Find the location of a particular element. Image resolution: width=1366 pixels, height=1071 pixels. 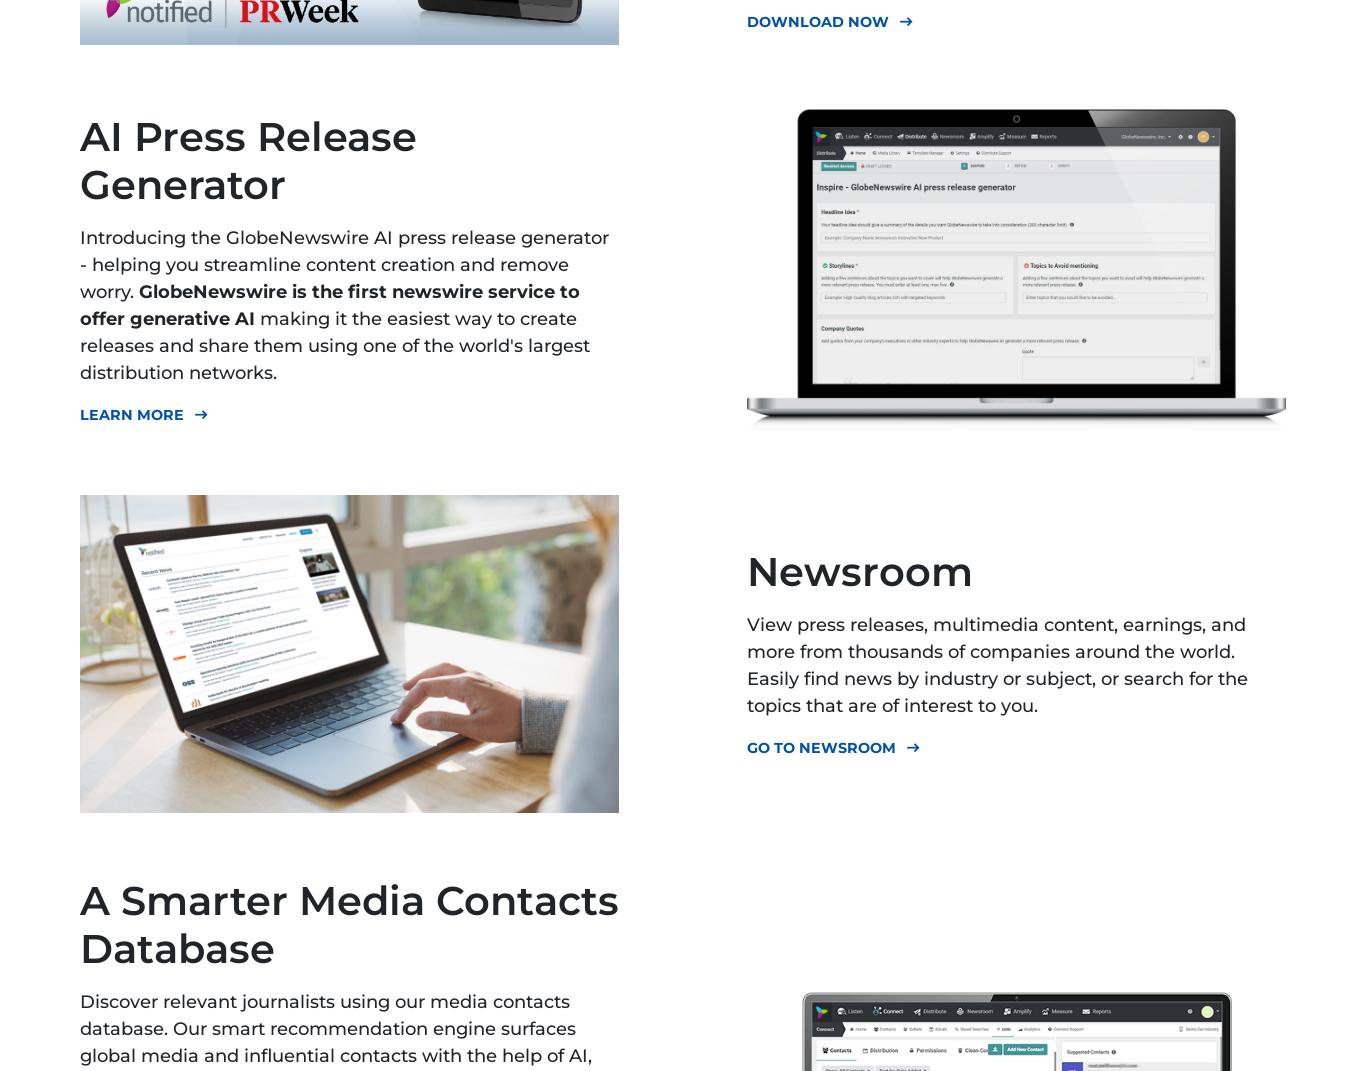

'Introducing the GlobeNewswire AI press release generator - helping you streamline content creation and remove worry.' is located at coordinates (343, 264).